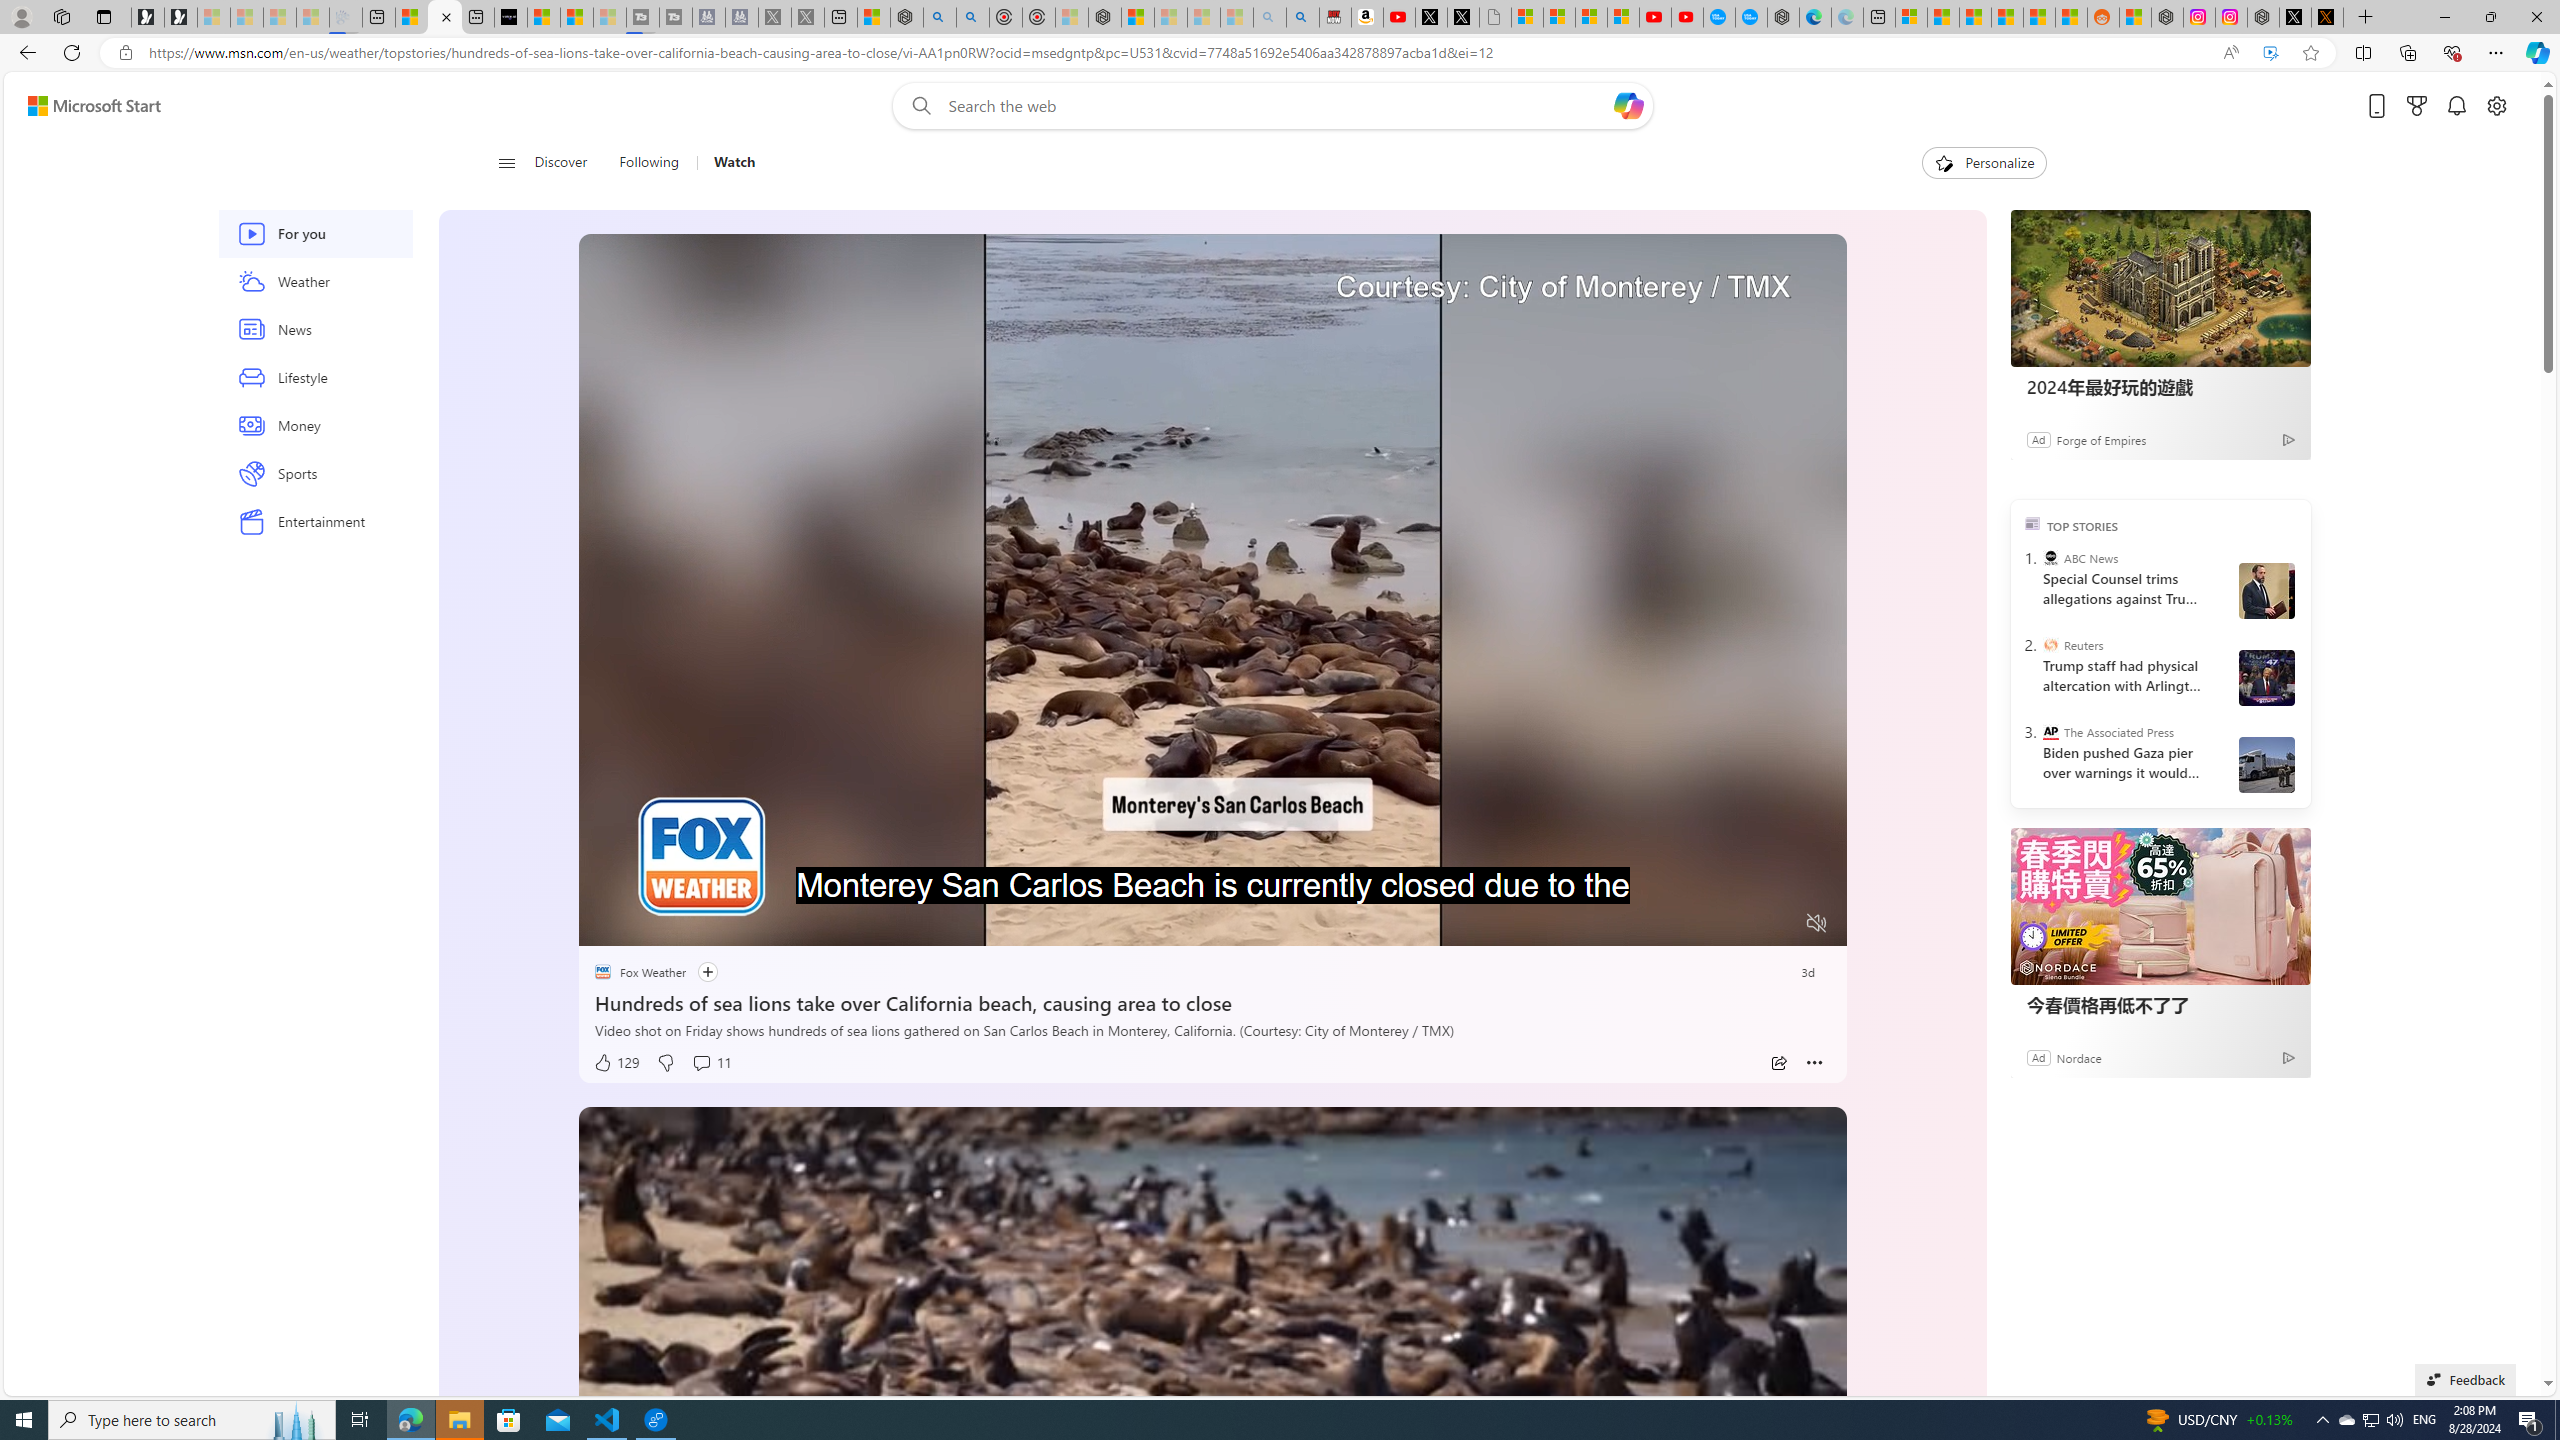  Describe the element at coordinates (1696, 923) in the screenshot. I see `'Quality Settings'` at that location.